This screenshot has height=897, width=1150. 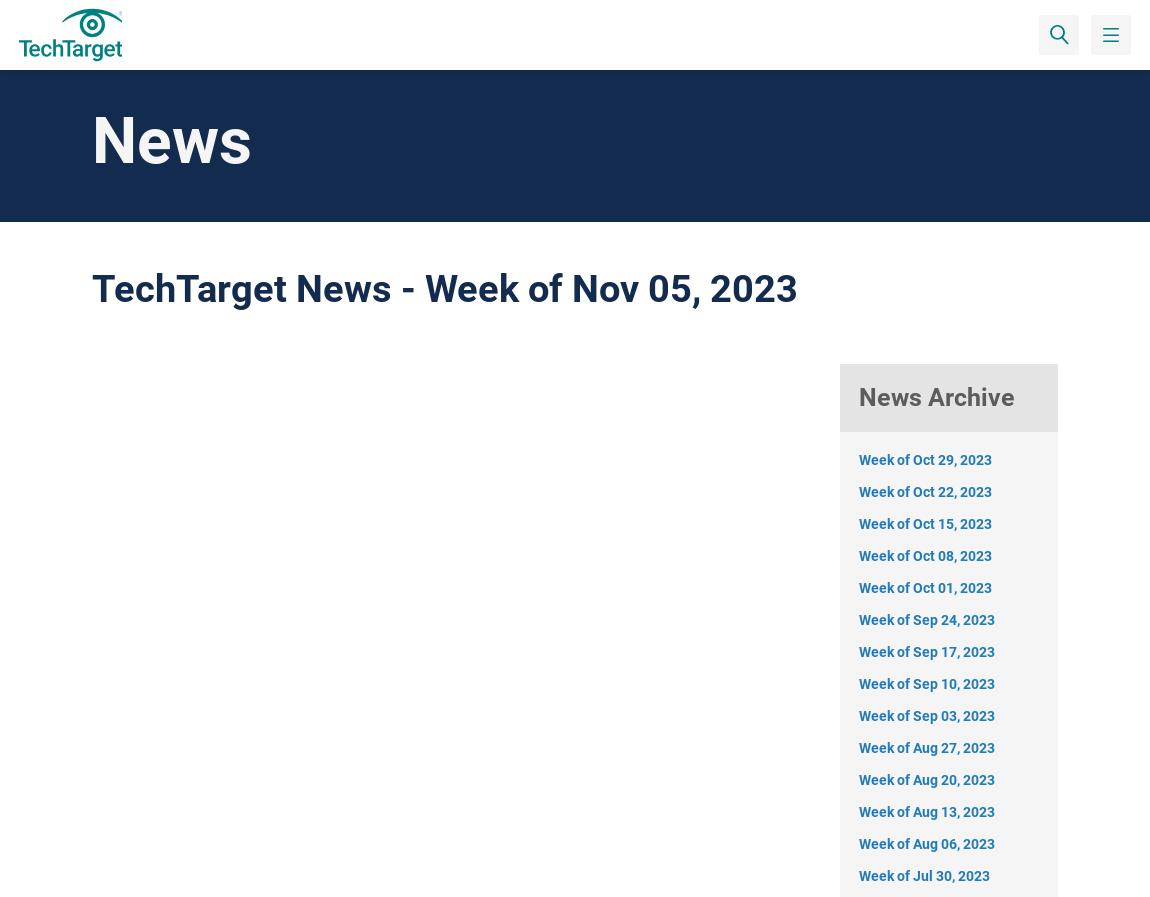 I want to click on 'Week of Oct 29, 2023', so click(x=925, y=458).